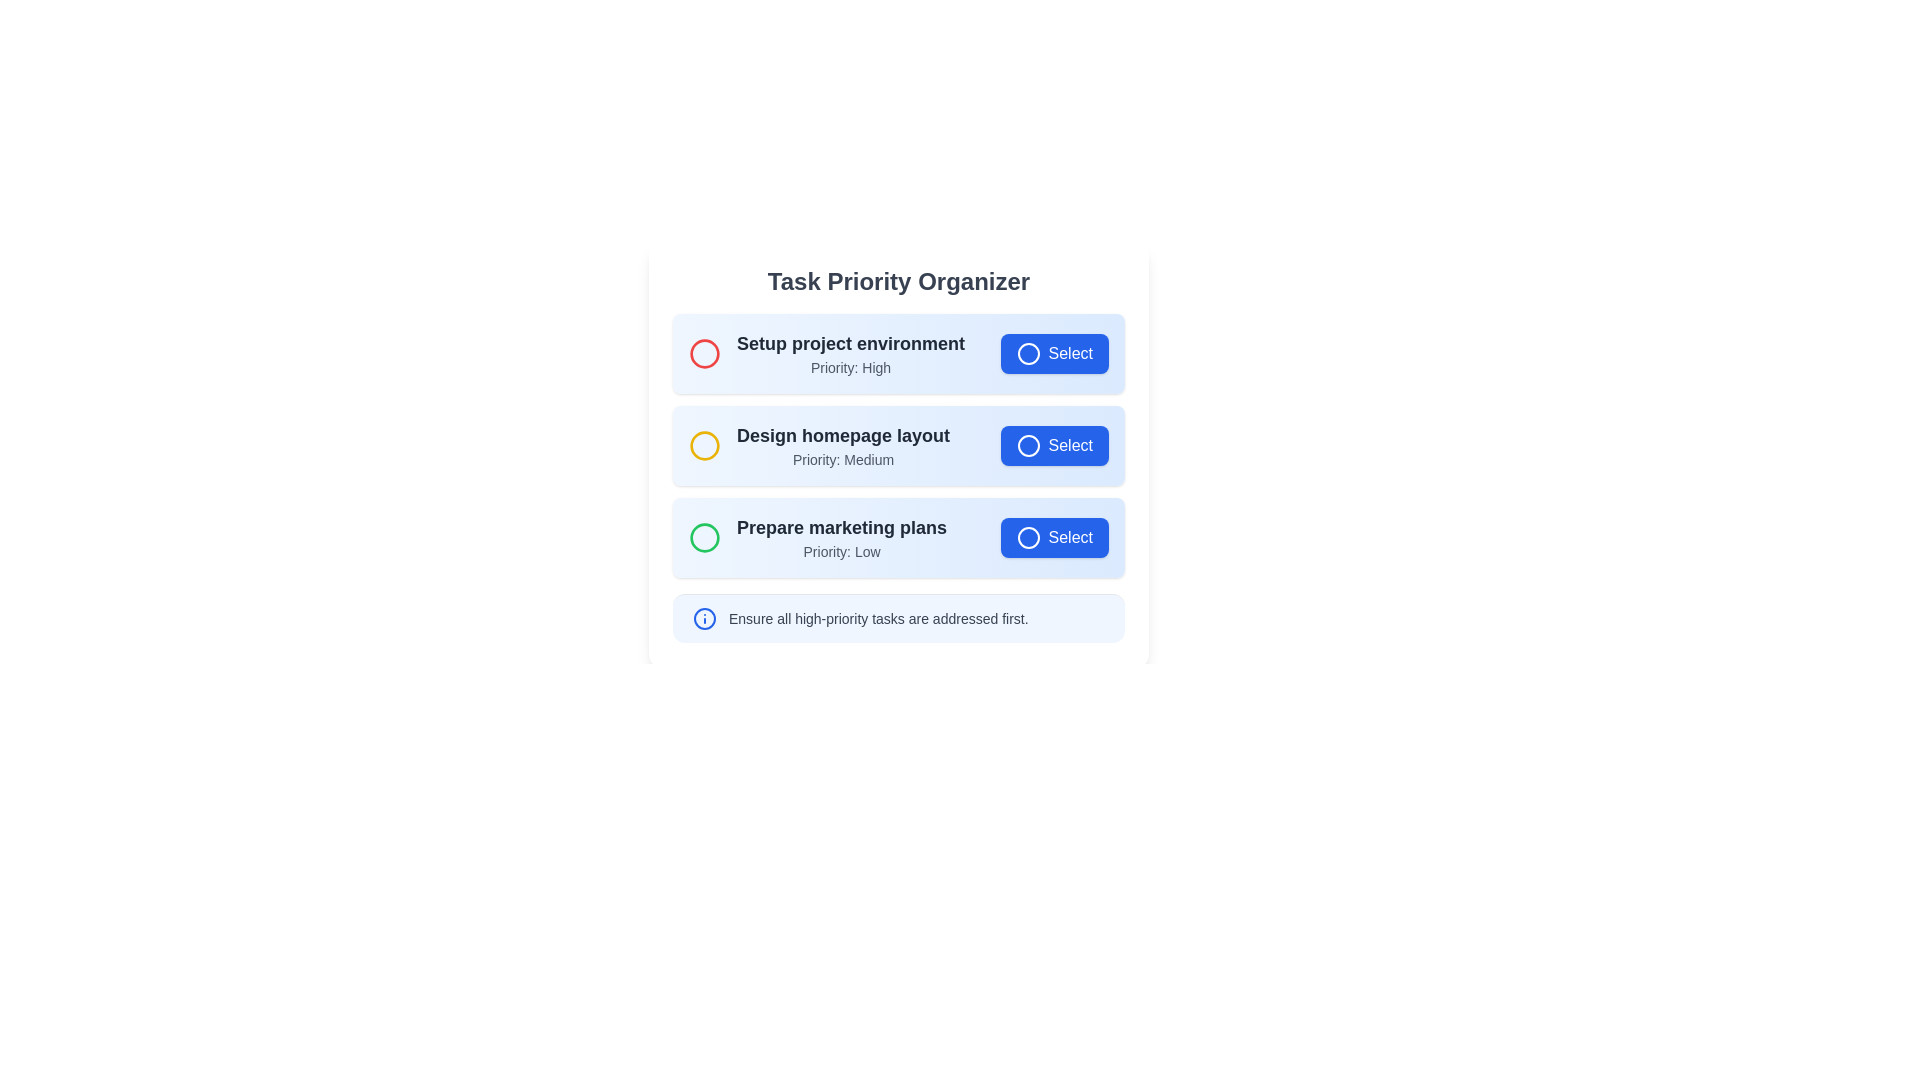 This screenshot has width=1920, height=1080. What do you see at coordinates (850, 367) in the screenshot?
I see `text content of the descriptive label indicating the priority level of the task associated with 'Setup project environment' in the 'Task Priority Organizer' interface` at bounding box center [850, 367].